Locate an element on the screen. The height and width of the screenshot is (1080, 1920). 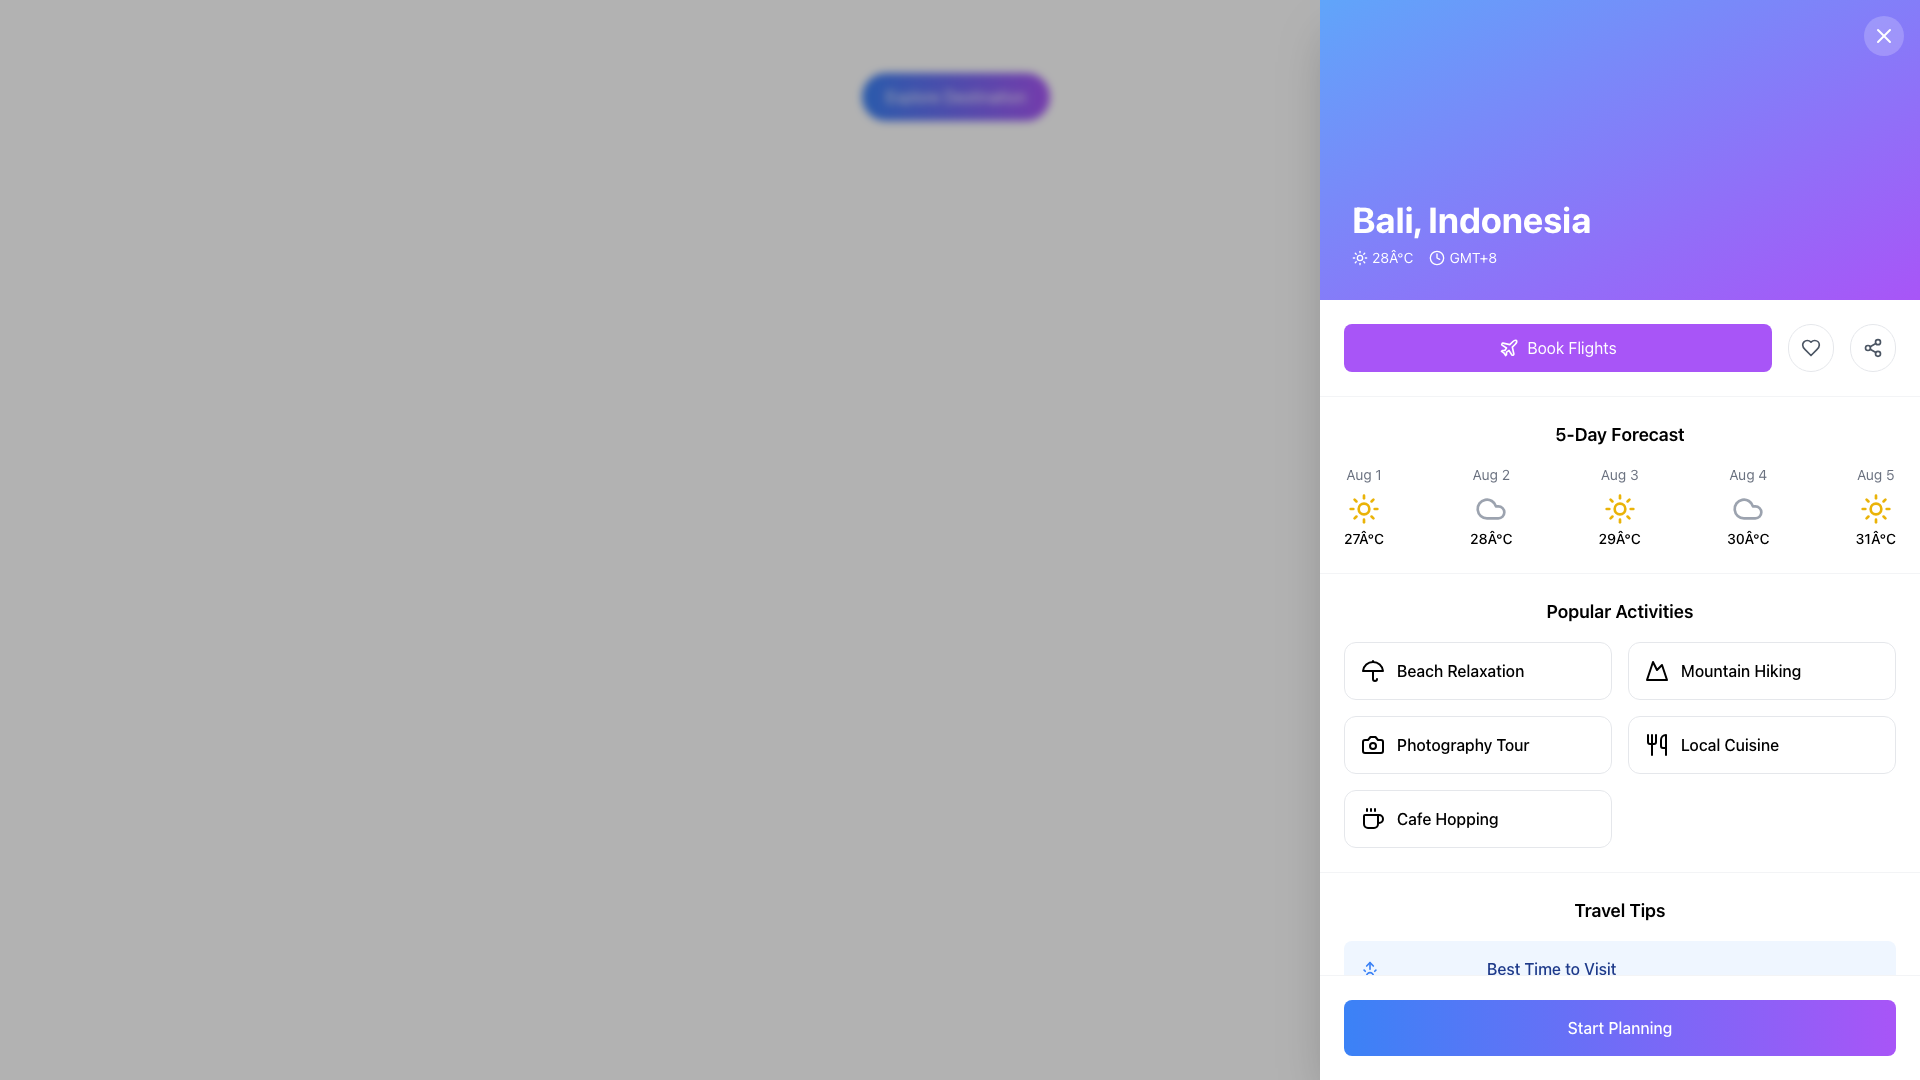
cloud icon representing the weather condition for August 2, located under the '5-Day Forecast' panel, to gather additional data is located at coordinates (1491, 508).